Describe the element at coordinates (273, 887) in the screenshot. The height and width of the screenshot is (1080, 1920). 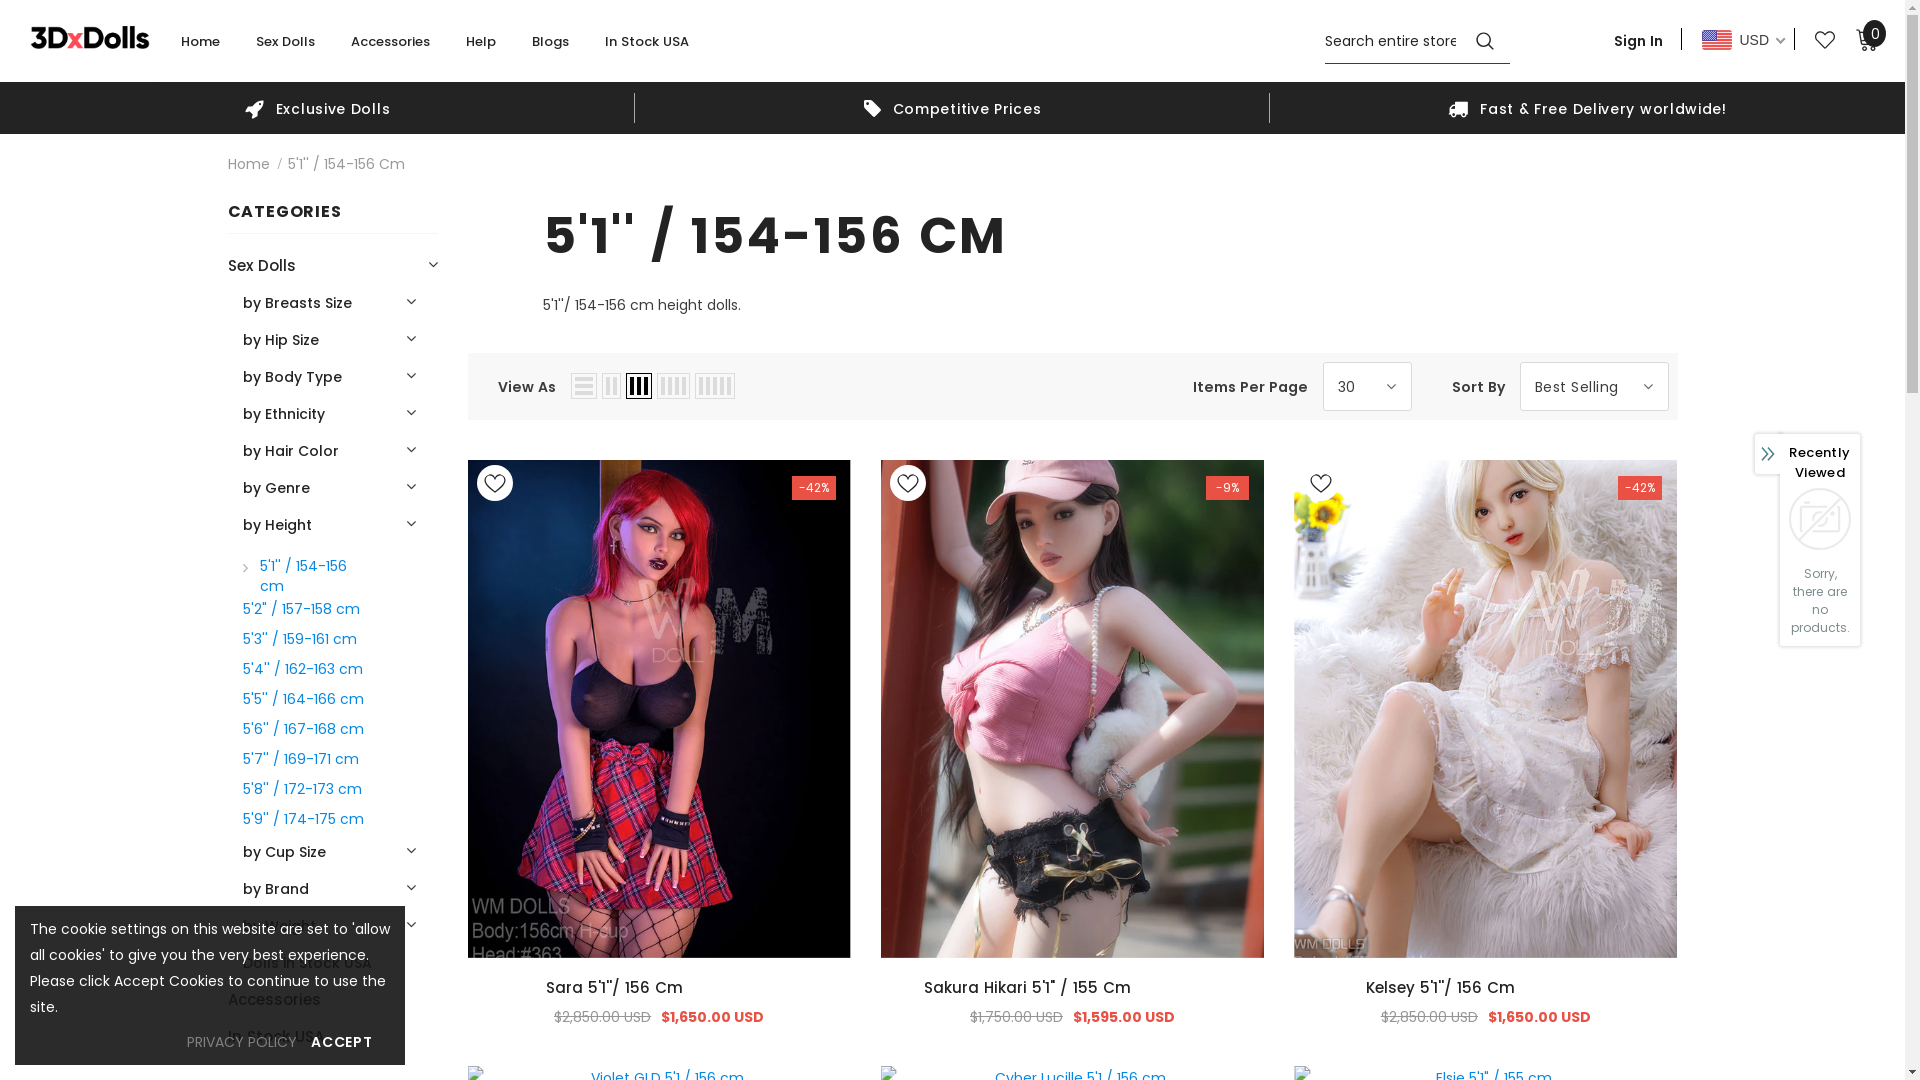
I see `'by Brand'` at that location.